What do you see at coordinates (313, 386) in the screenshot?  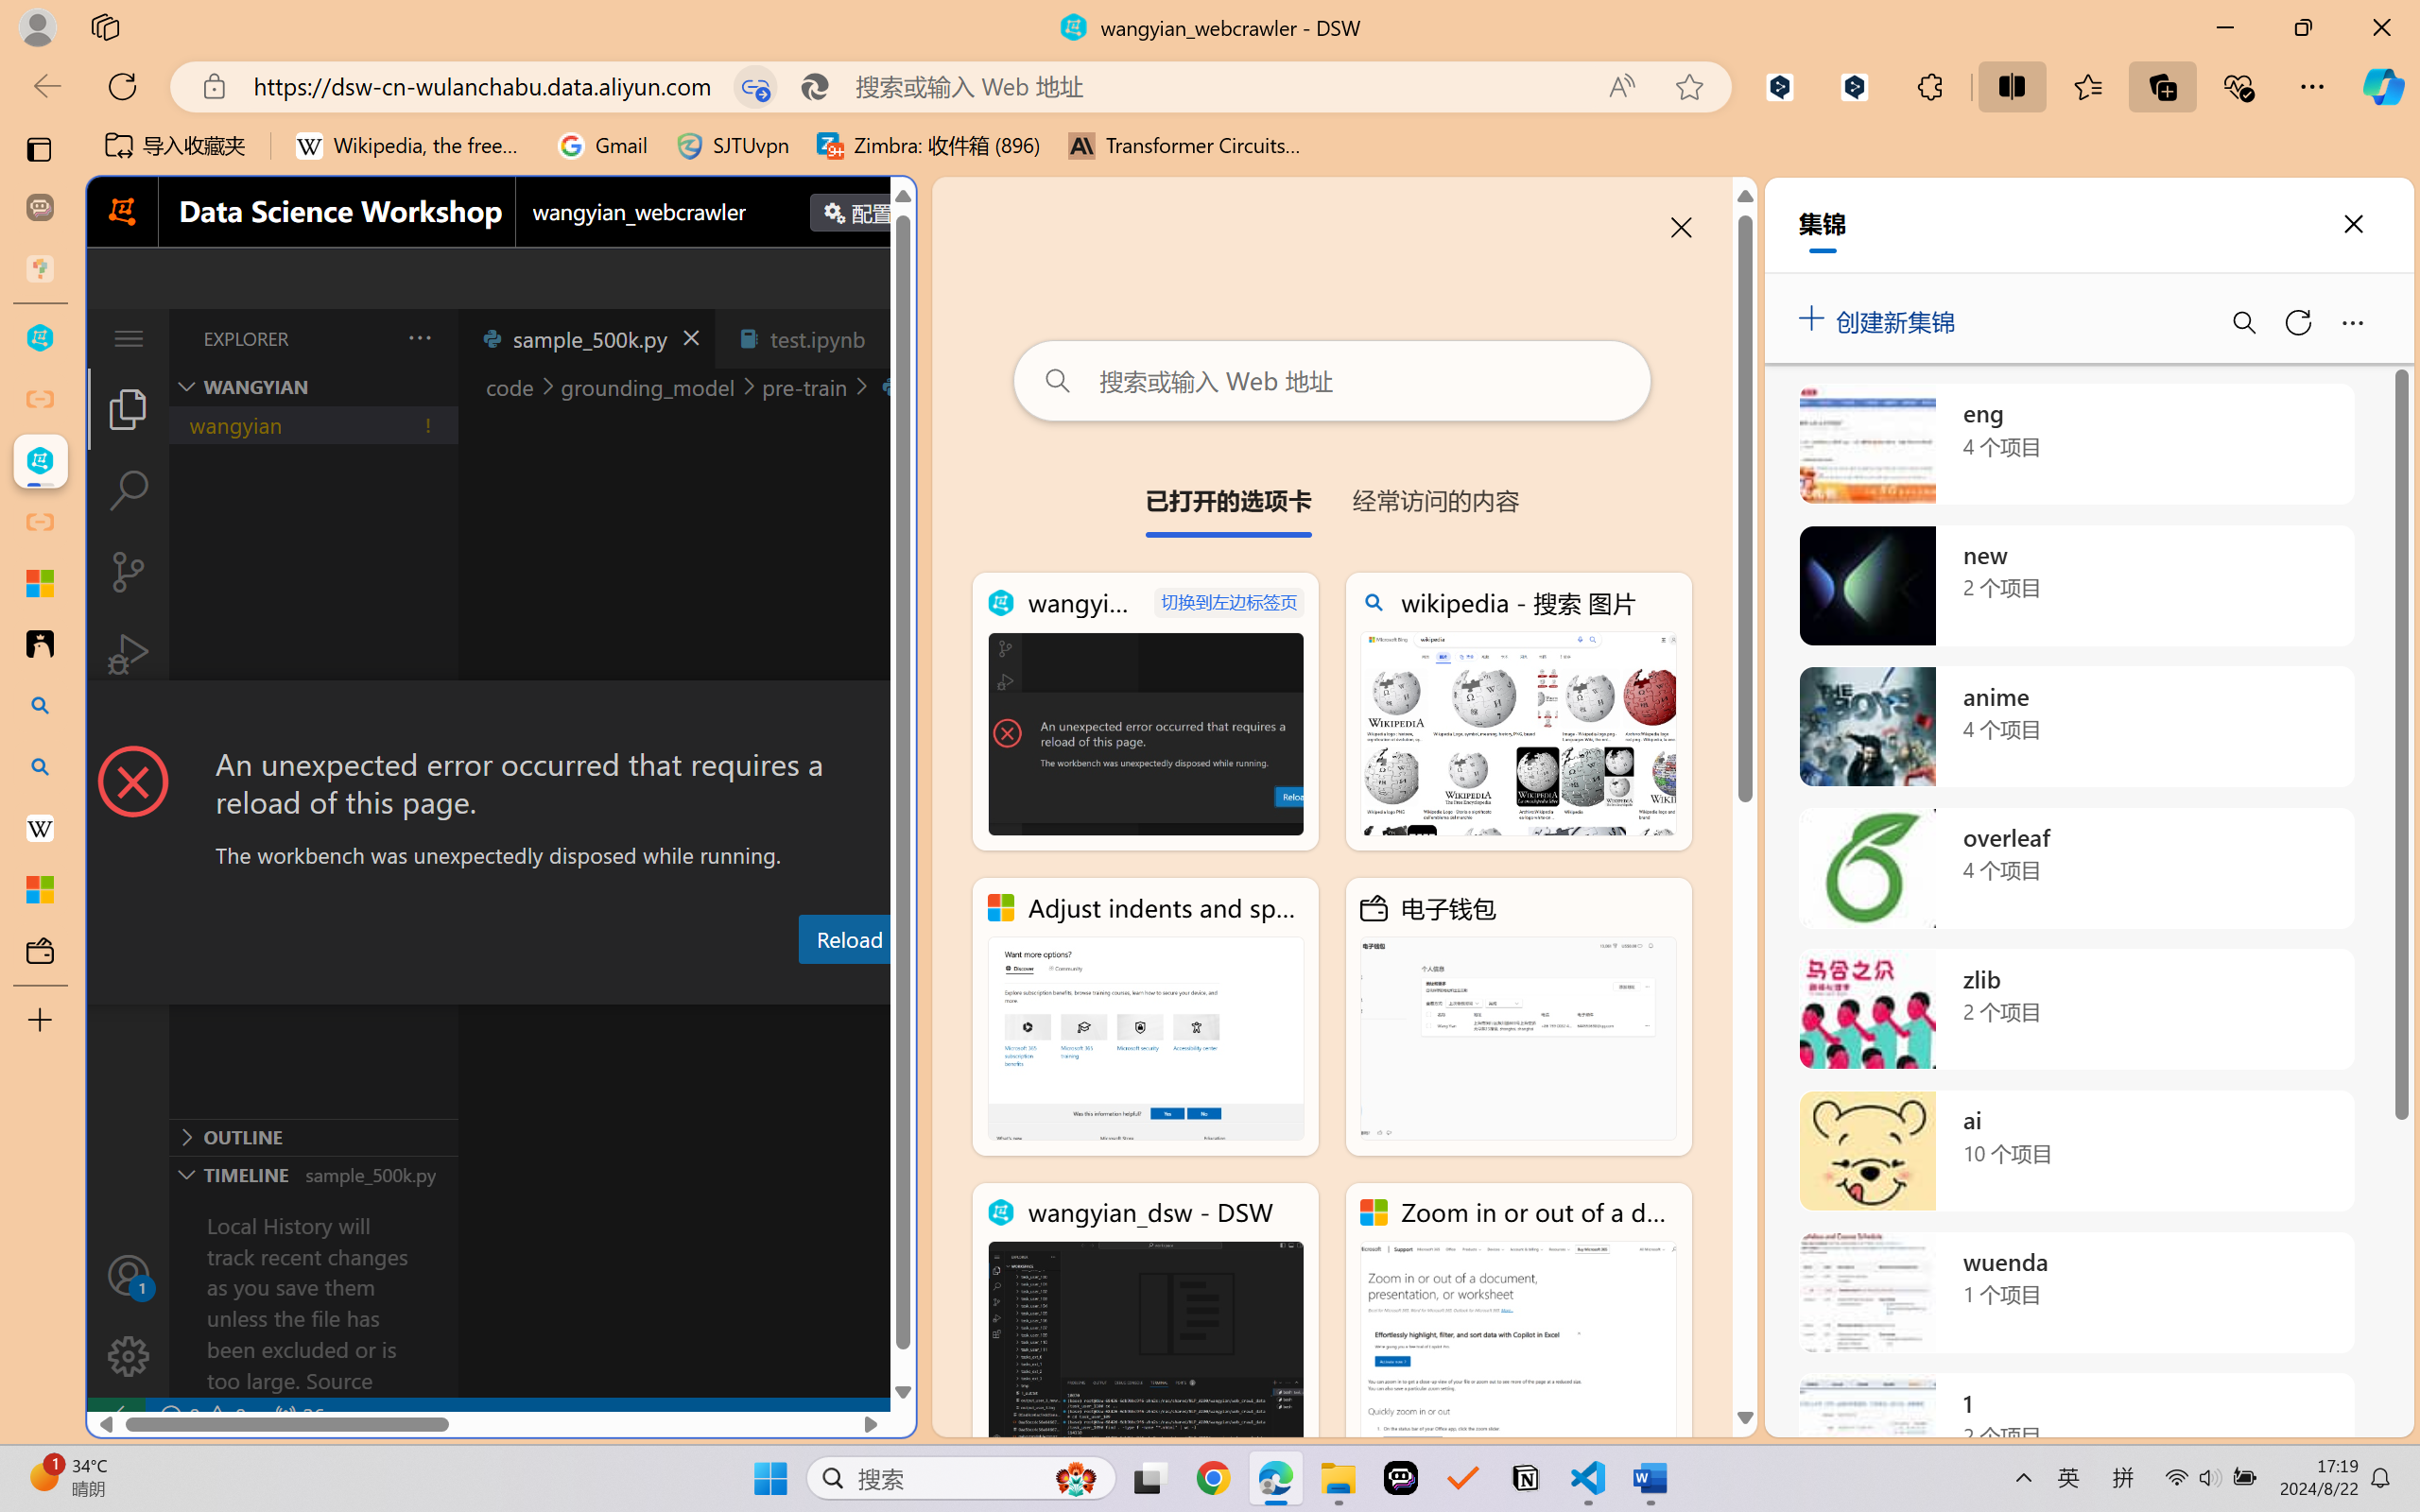 I see `'Explorer Section: wangyian'` at bounding box center [313, 386].